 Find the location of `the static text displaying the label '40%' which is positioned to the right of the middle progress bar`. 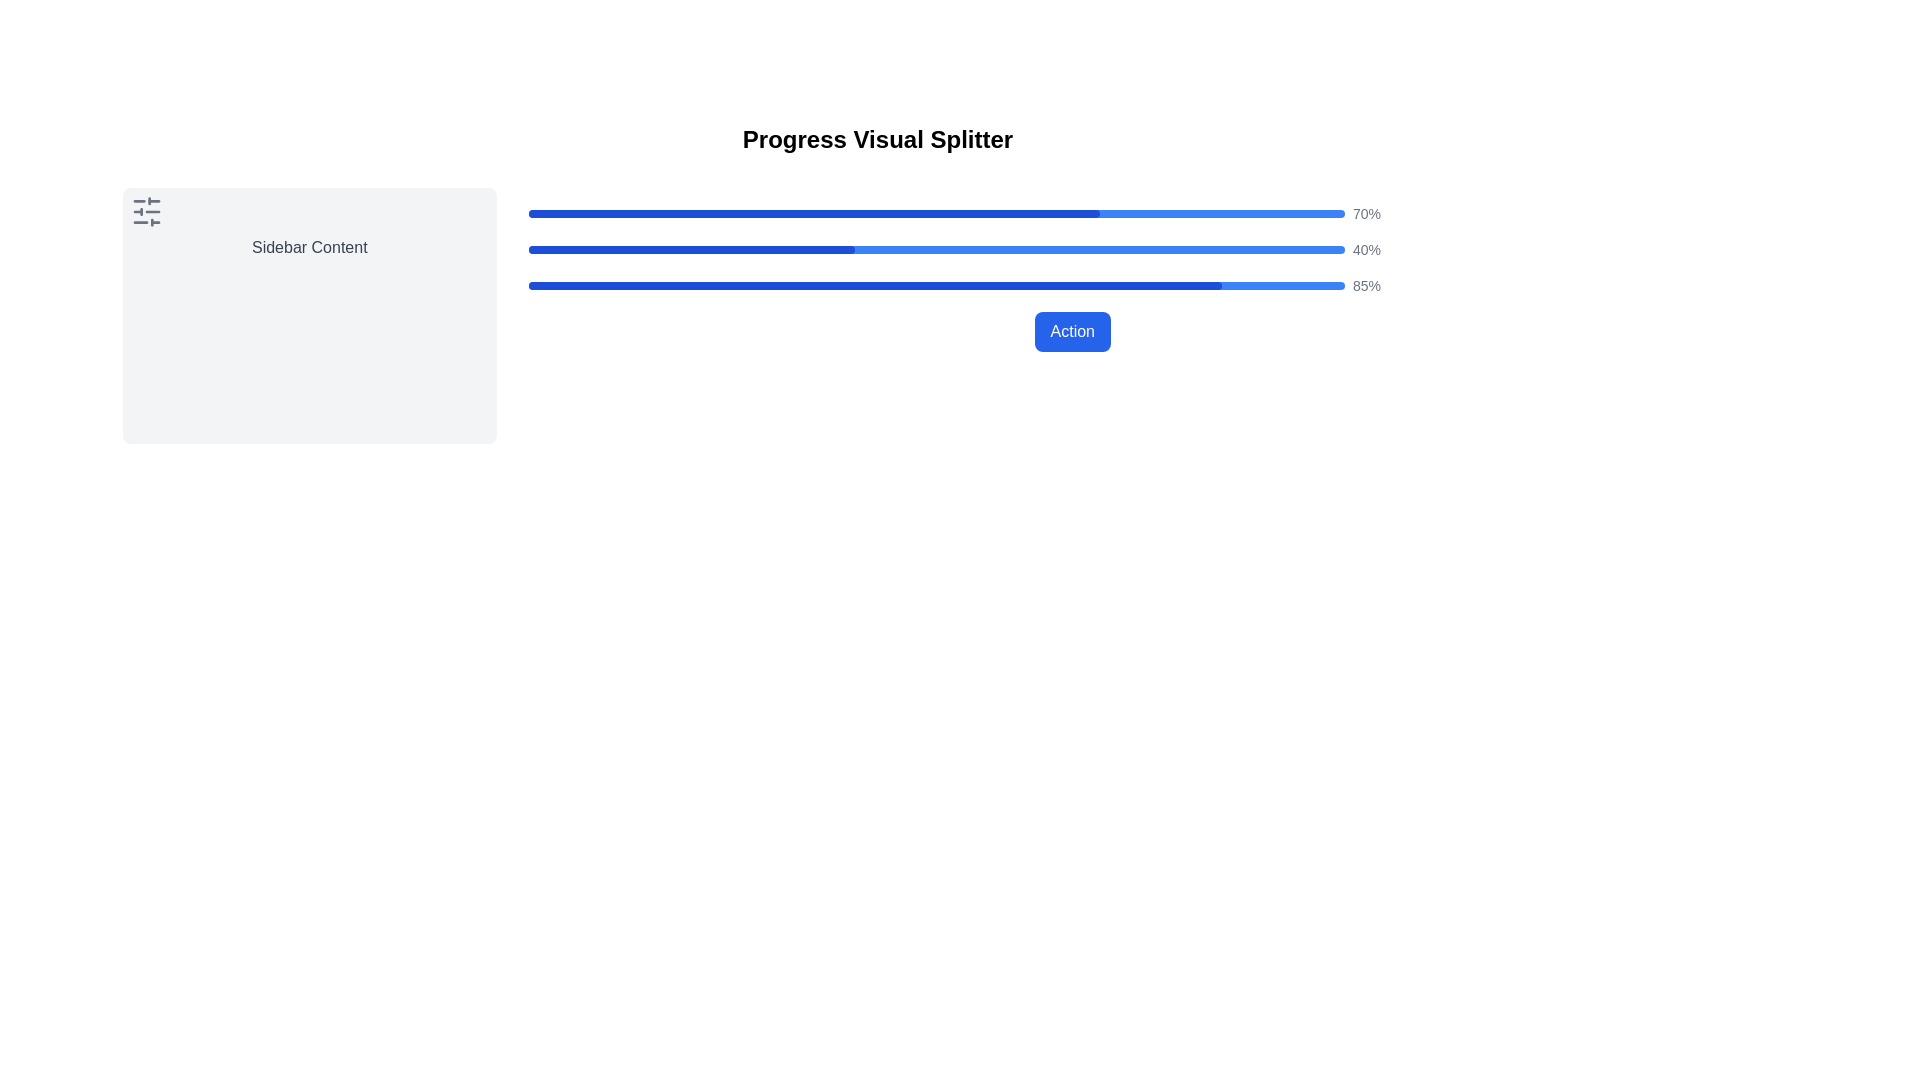

the static text displaying the label '40%' which is positioned to the right of the middle progress bar is located at coordinates (1365, 249).